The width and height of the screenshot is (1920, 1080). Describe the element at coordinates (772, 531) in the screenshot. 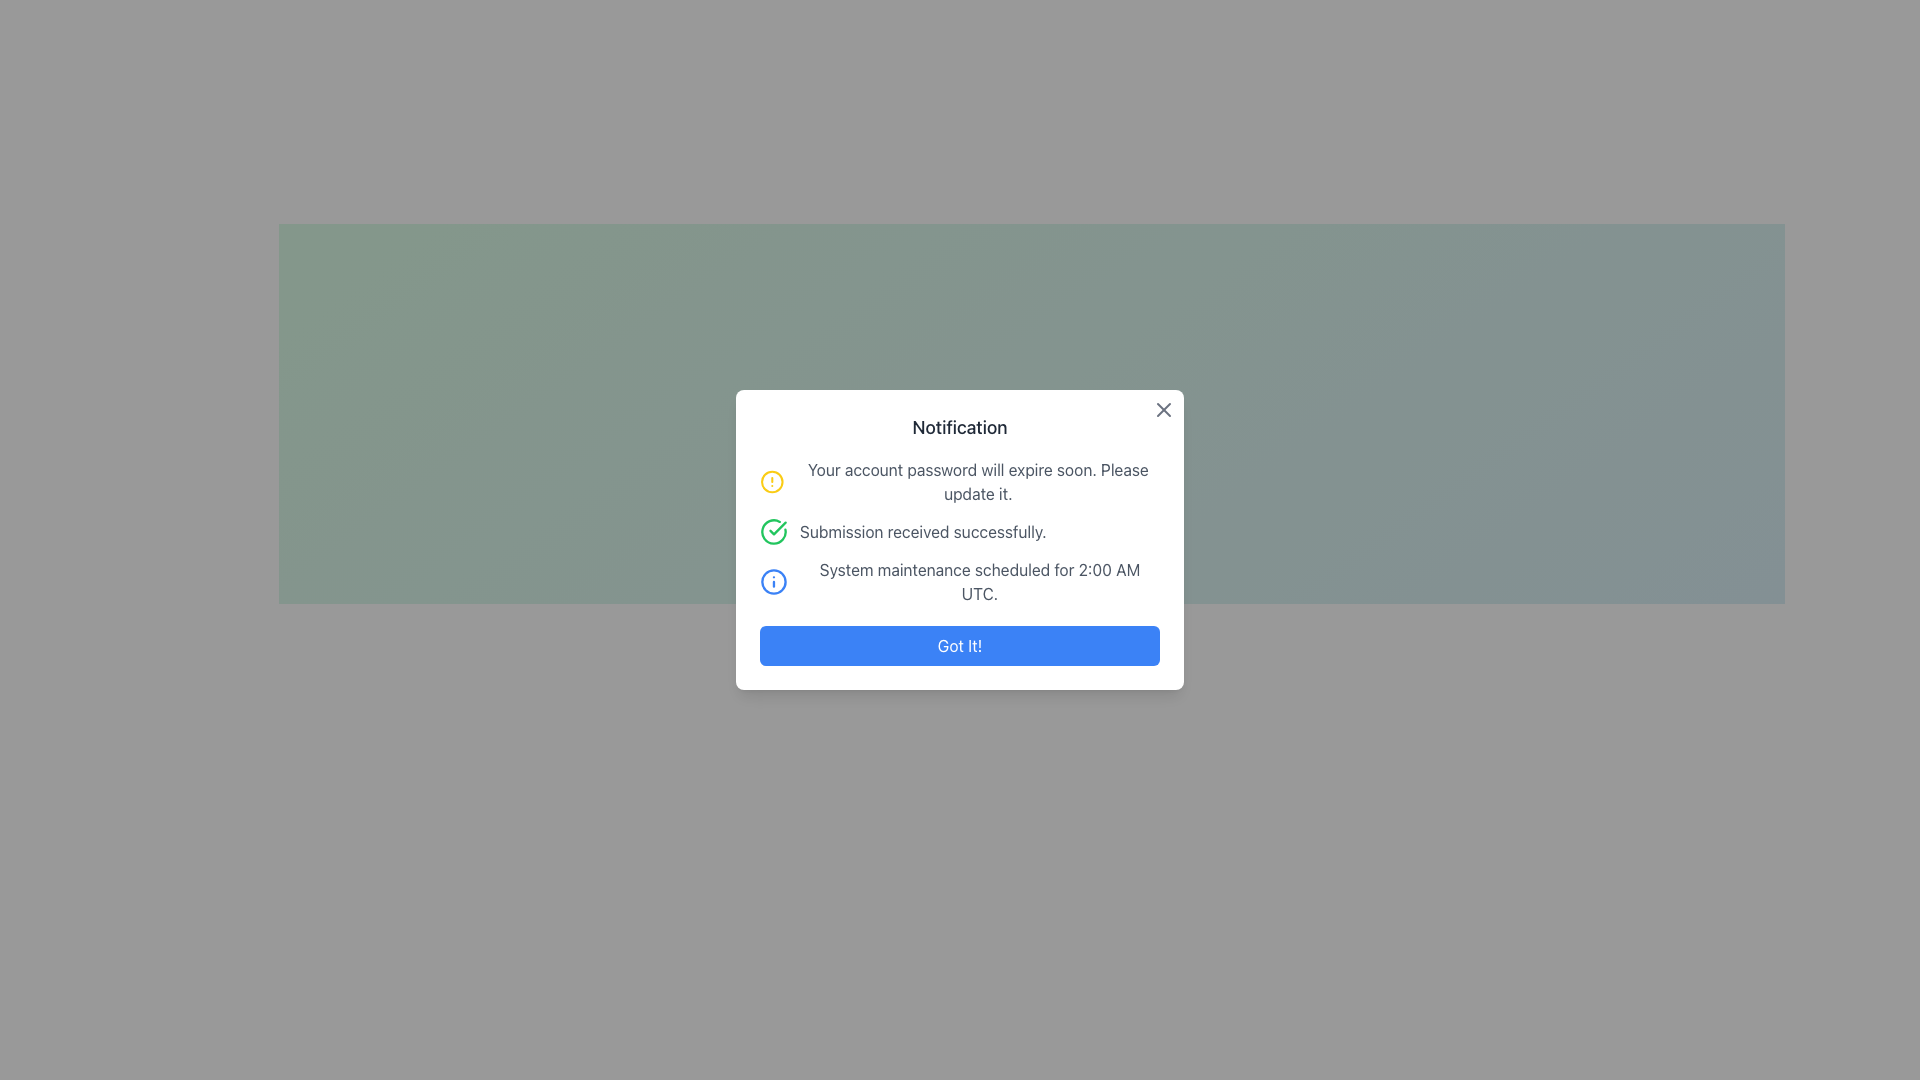

I see `the success confirmation icon located to the left of the text 'Submission received successfully.'` at that location.